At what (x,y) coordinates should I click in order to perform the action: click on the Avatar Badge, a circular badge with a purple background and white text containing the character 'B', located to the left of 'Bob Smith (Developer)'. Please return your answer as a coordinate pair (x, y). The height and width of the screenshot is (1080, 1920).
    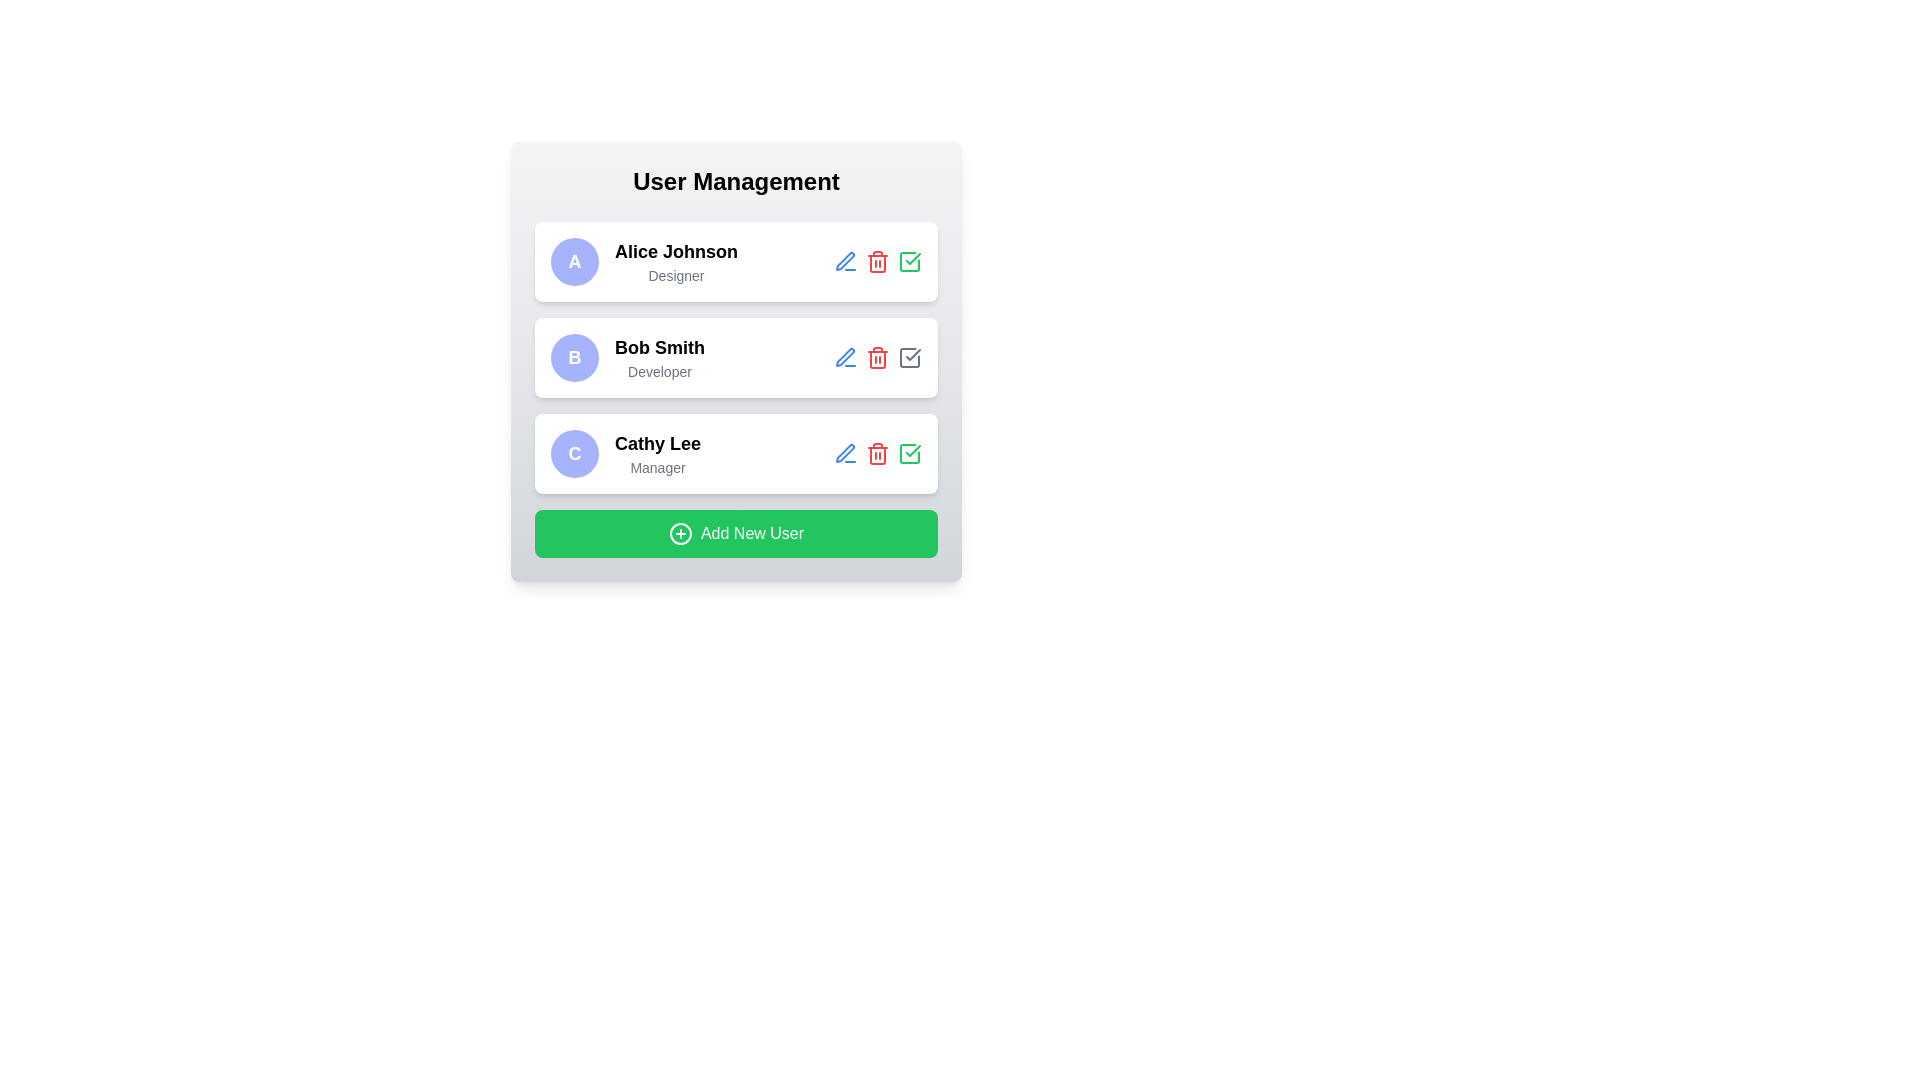
    Looking at the image, I should click on (574, 357).